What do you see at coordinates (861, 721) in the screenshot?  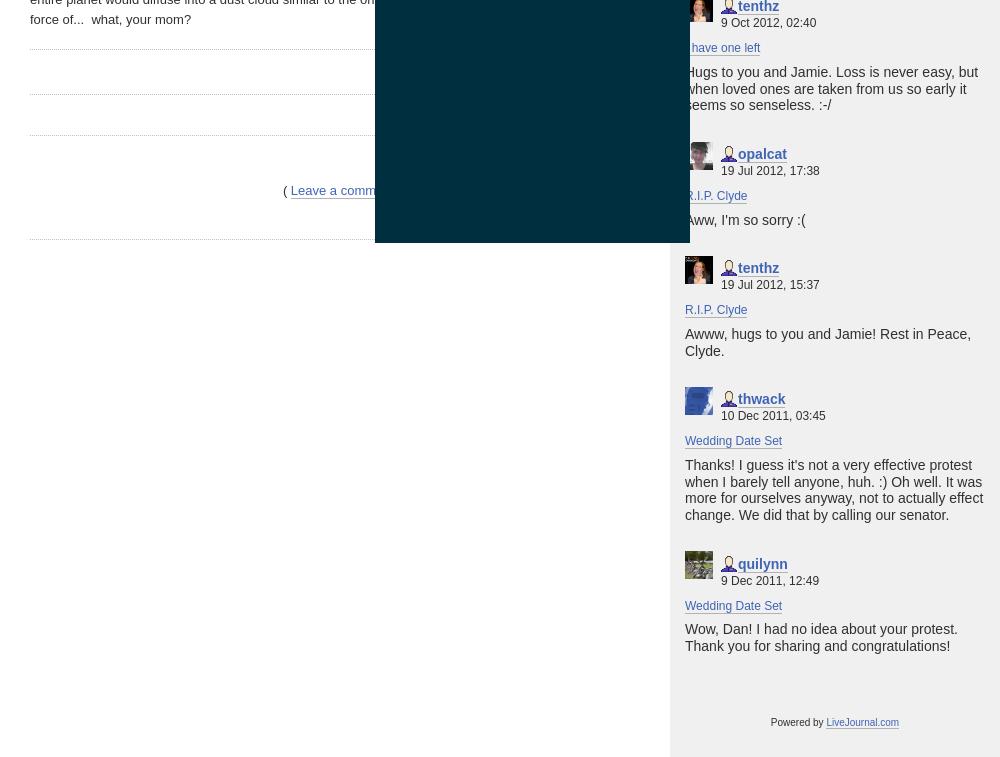 I see `'LiveJournal.com'` at bounding box center [861, 721].